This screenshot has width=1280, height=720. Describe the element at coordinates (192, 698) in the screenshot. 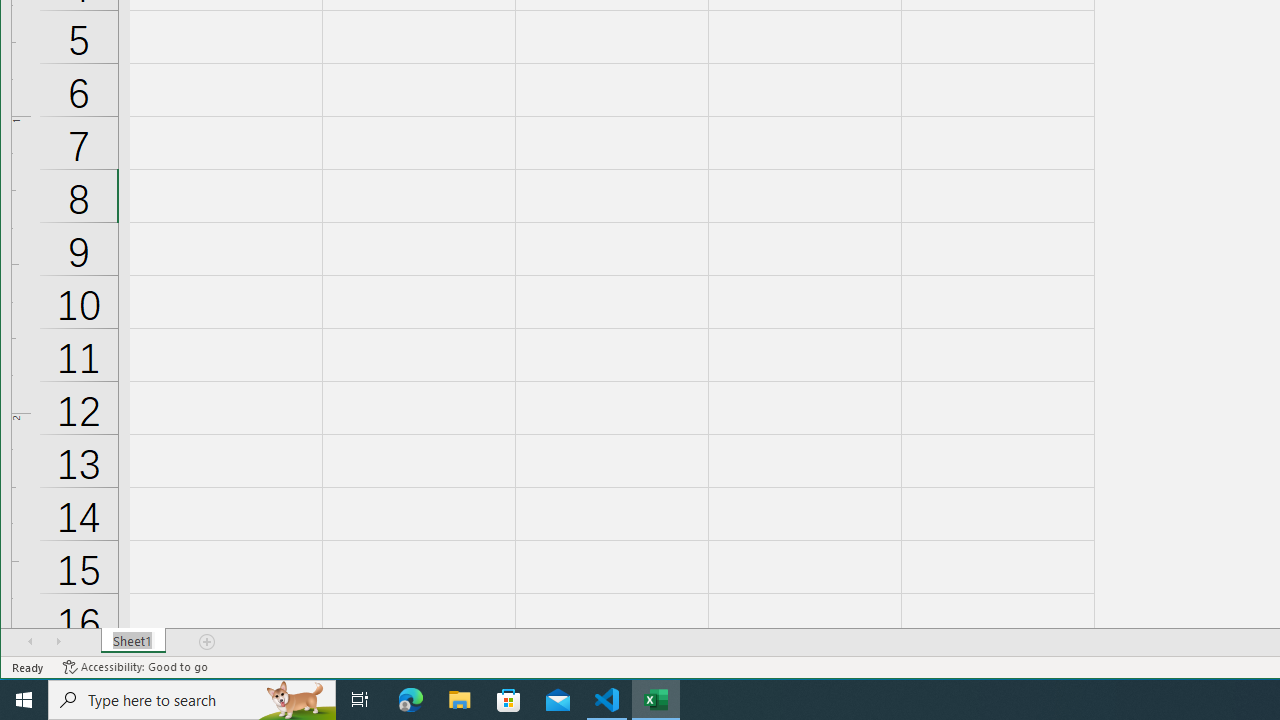

I see `'Type here to search'` at that location.